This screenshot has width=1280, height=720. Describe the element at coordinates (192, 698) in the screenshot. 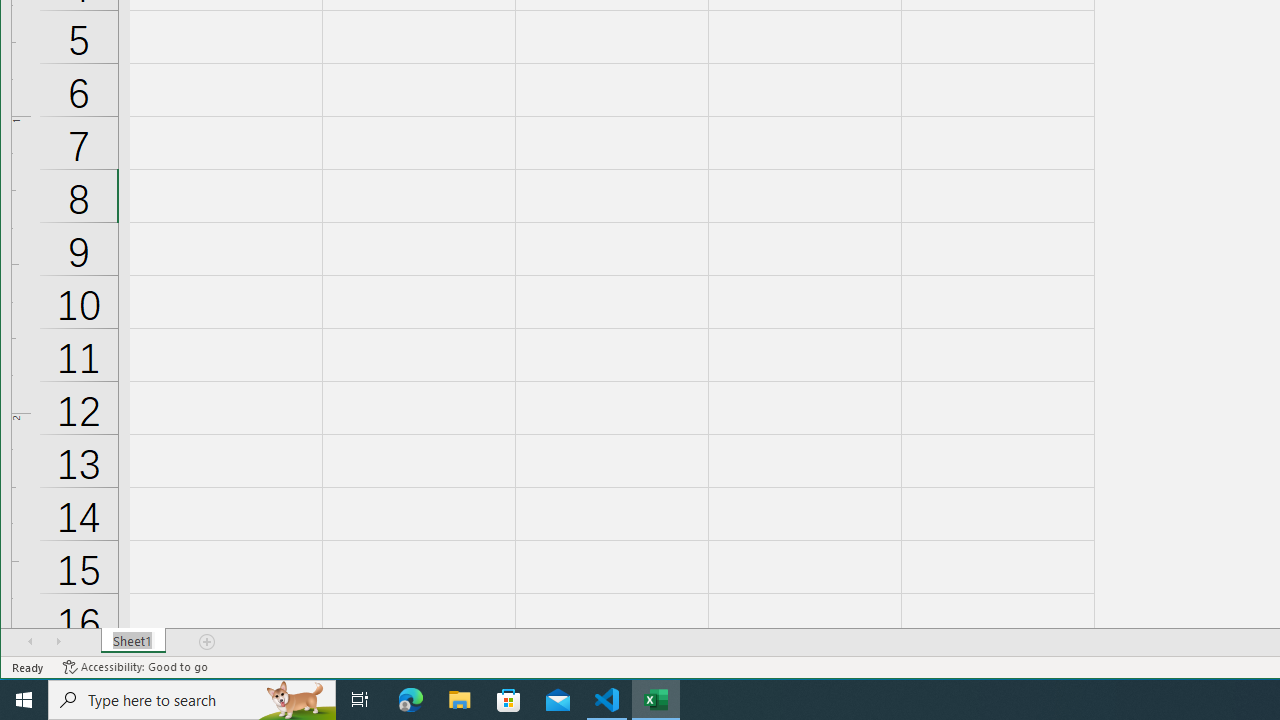

I see `'Type here to search'` at that location.